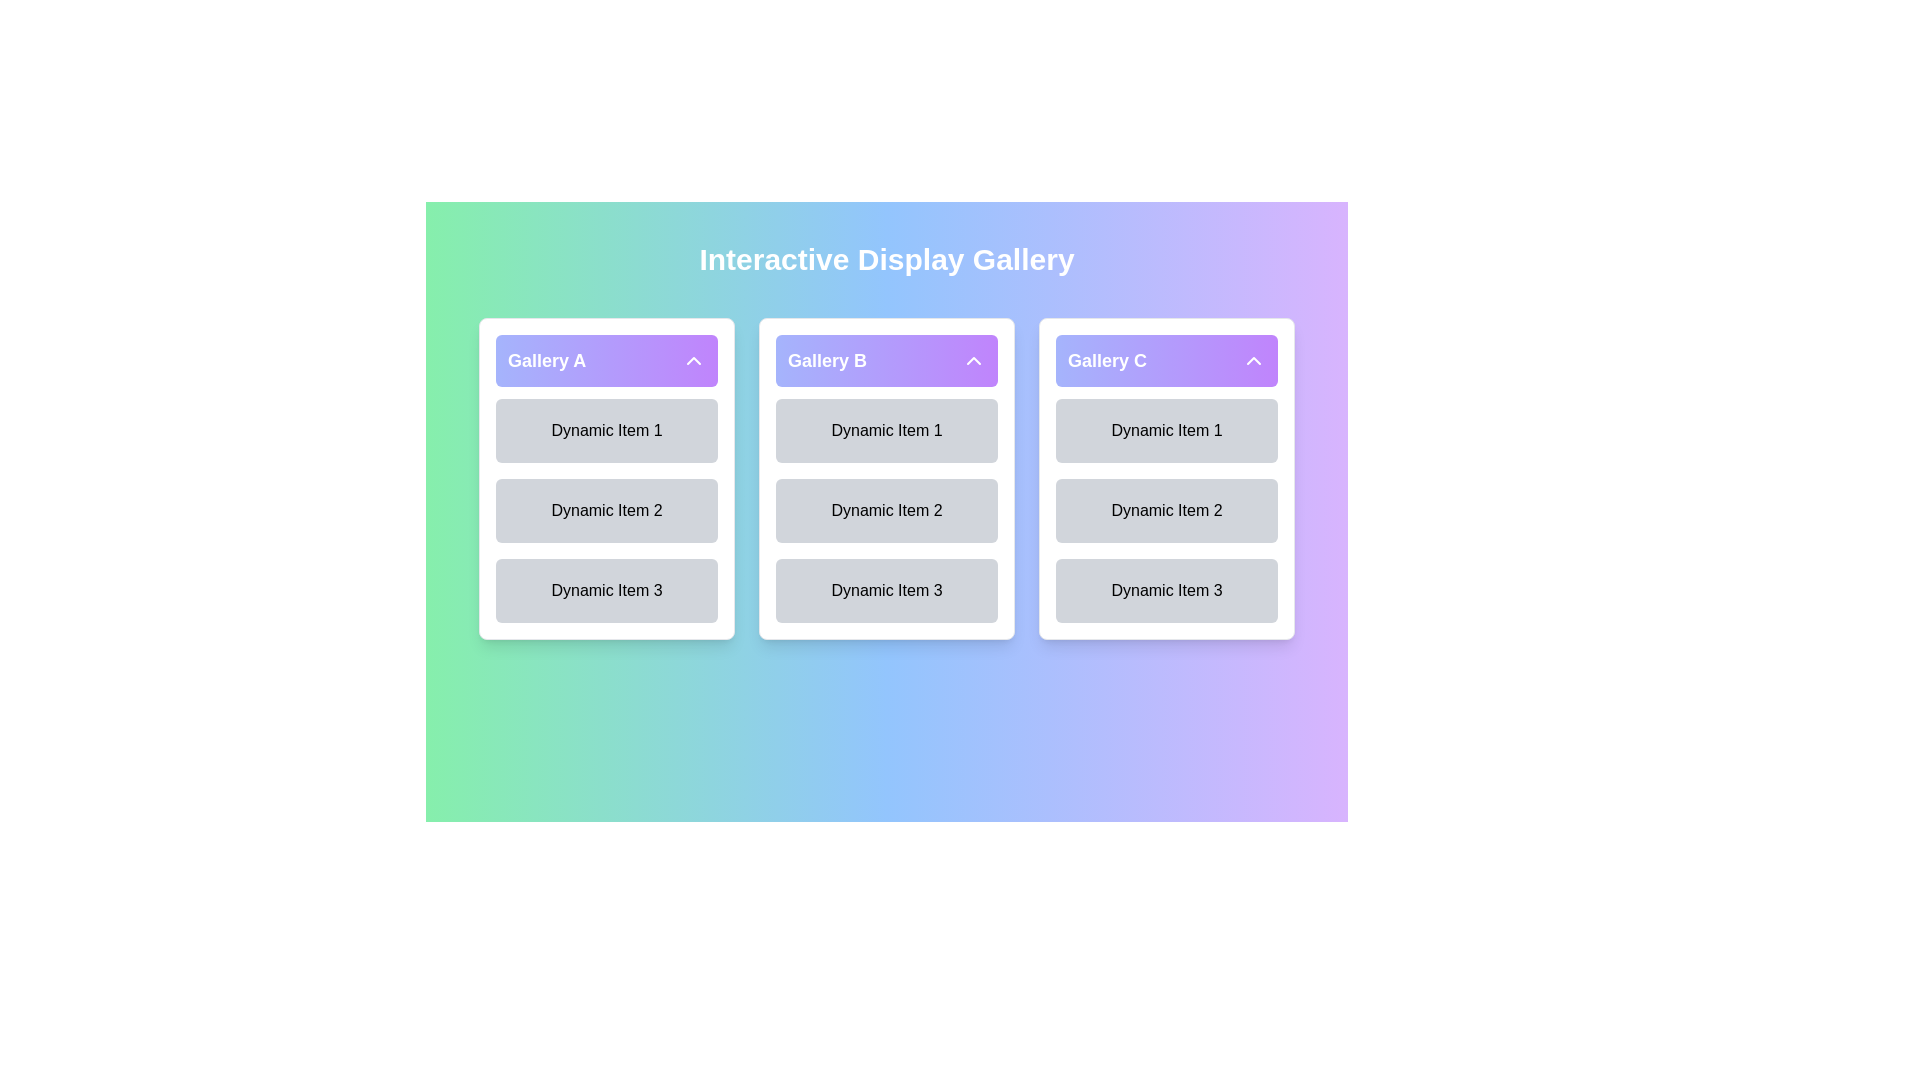 The height and width of the screenshot is (1080, 1920). What do you see at coordinates (886, 509) in the screenshot?
I see `the label with the text 'Dynamic Item 2', which is a light grey rectangular component with rounded corners, located in the middle column of 'Gallery B'` at bounding box center [886, 509].